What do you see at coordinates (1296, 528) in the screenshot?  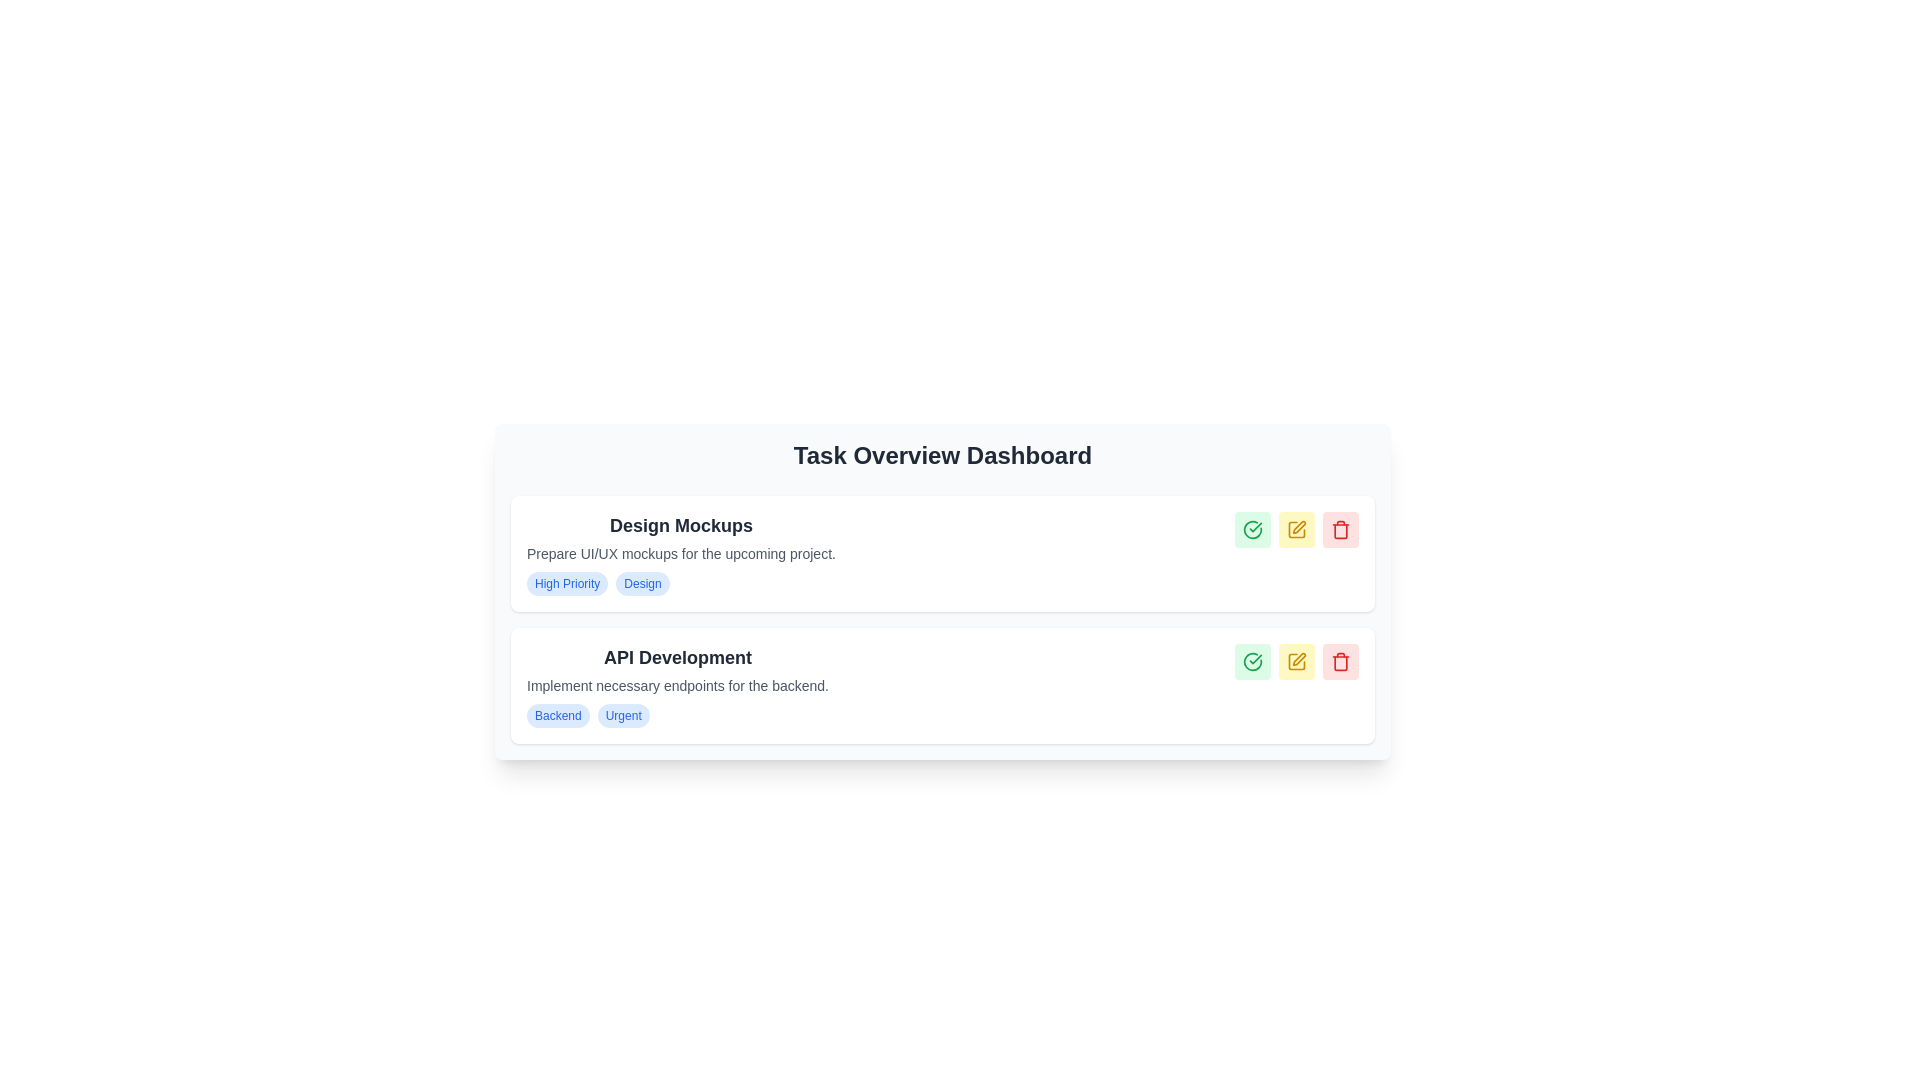 I see `the edit button located to the right of the 'Design Mockups' card, which is the second icon in a group of three` at bounding box center [1296, 528].